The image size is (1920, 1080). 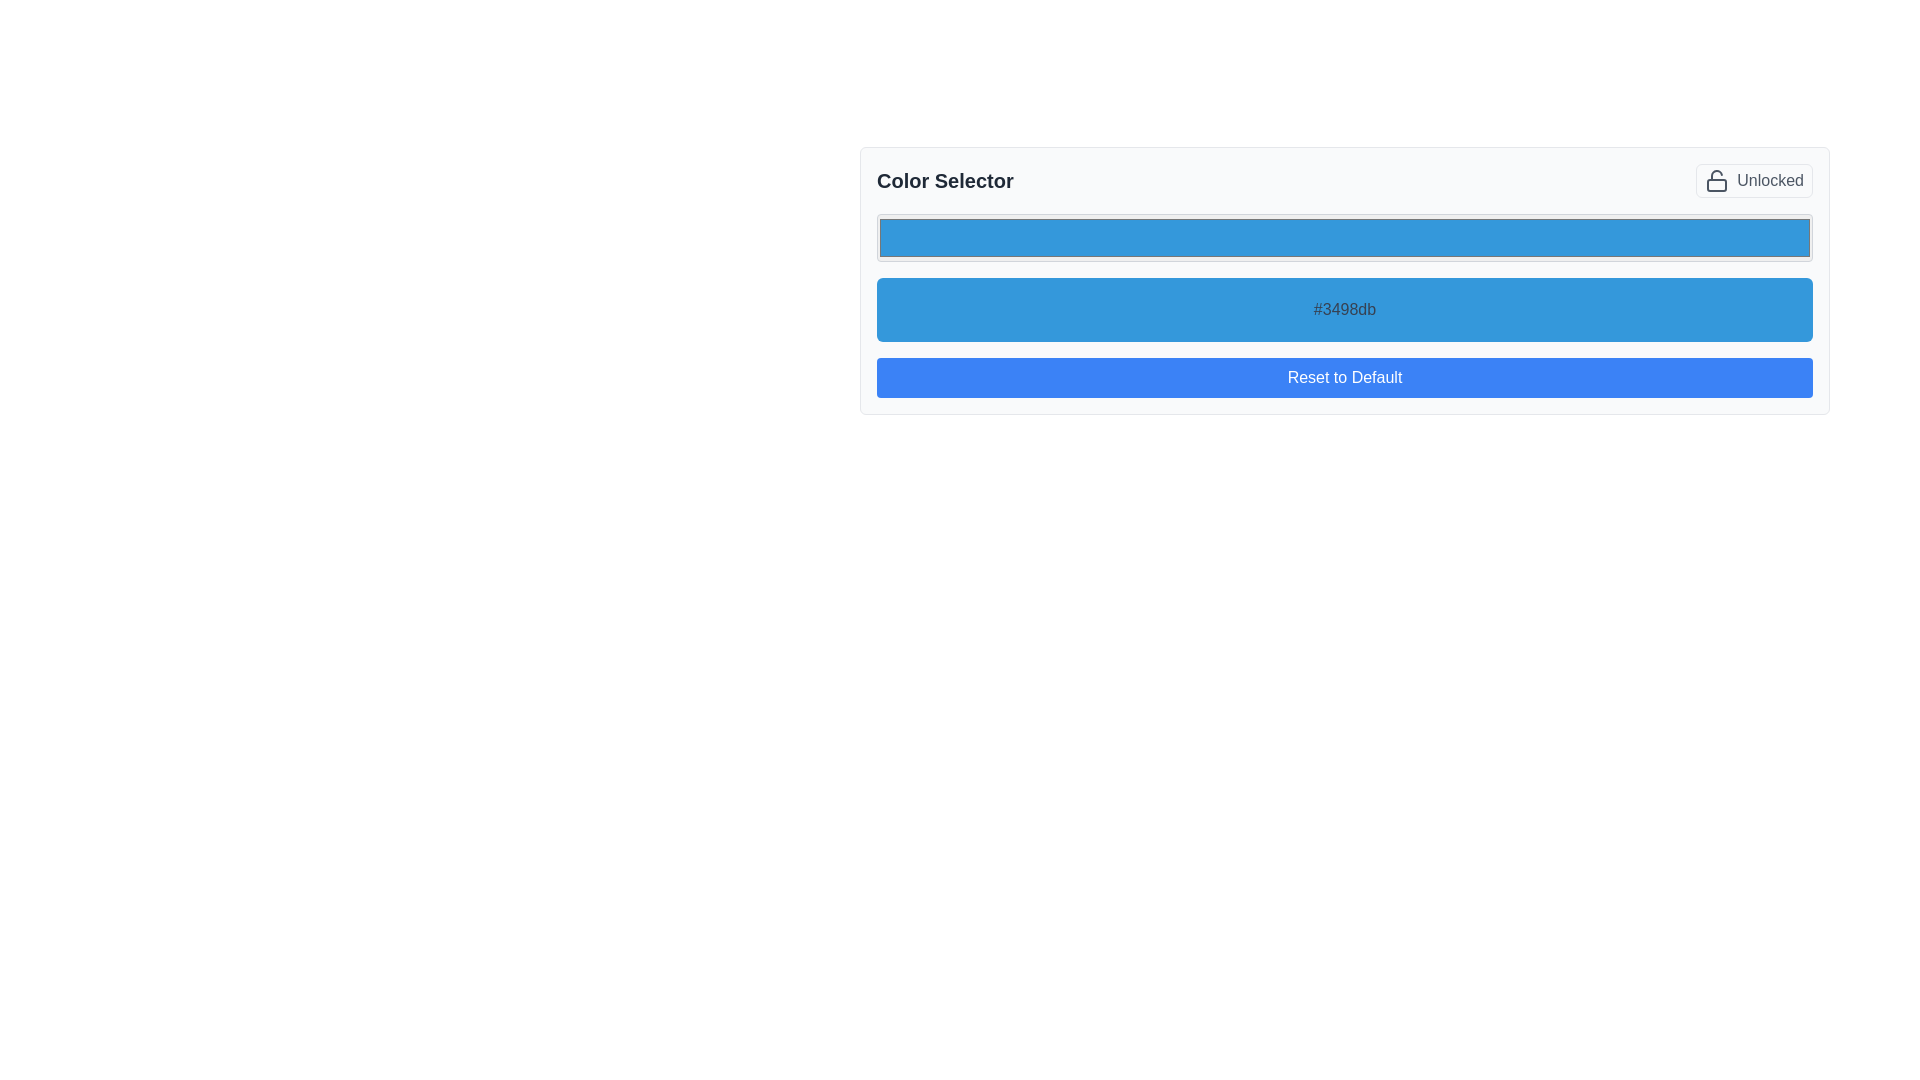 What do you see at coordinates (1344, 309) in the screenshot?
I see `the Color Preview Box displaying the blue shade '#3498db' located in the Color Selector panel, positioned below the color picker and above the 'Reset to Default' button` at bounding box center [1344, 309].